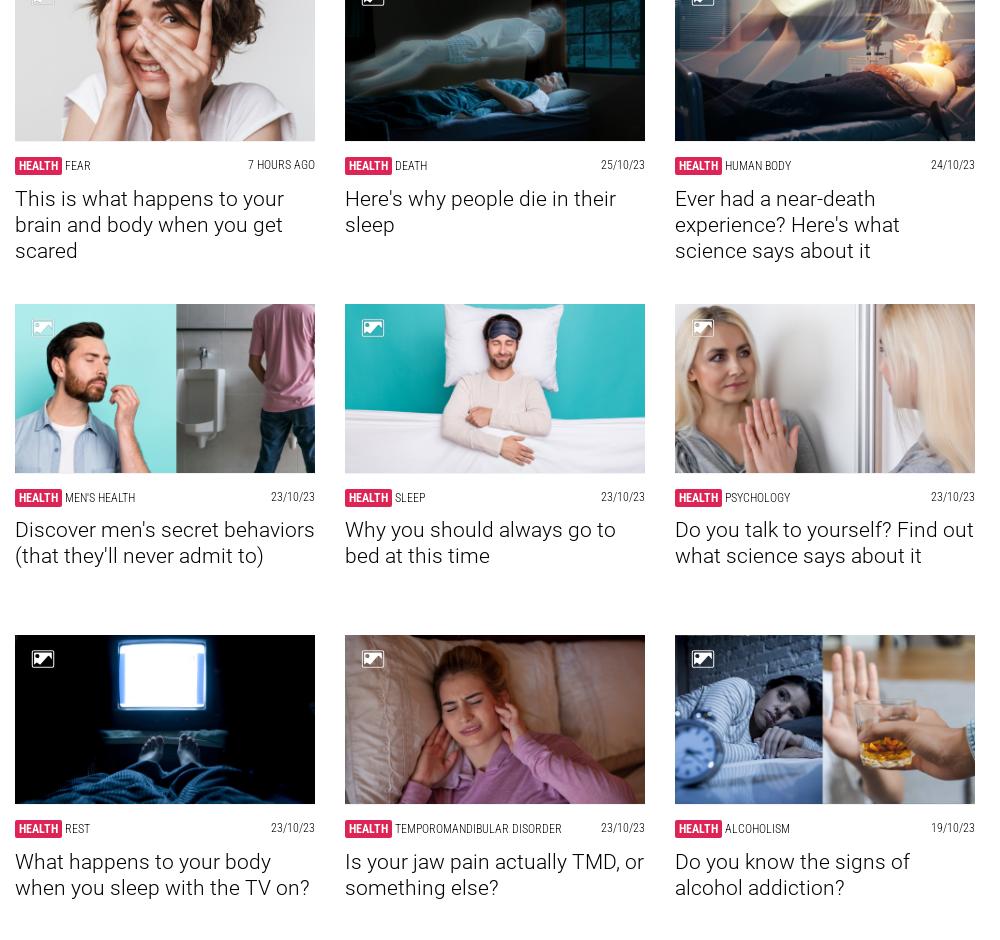 The height and width of the screenshot is (940, 1000). What do you see at coordinates (410, 496) in the screenshot?
I see `'Sleep'` at bounding box center [410, 496].